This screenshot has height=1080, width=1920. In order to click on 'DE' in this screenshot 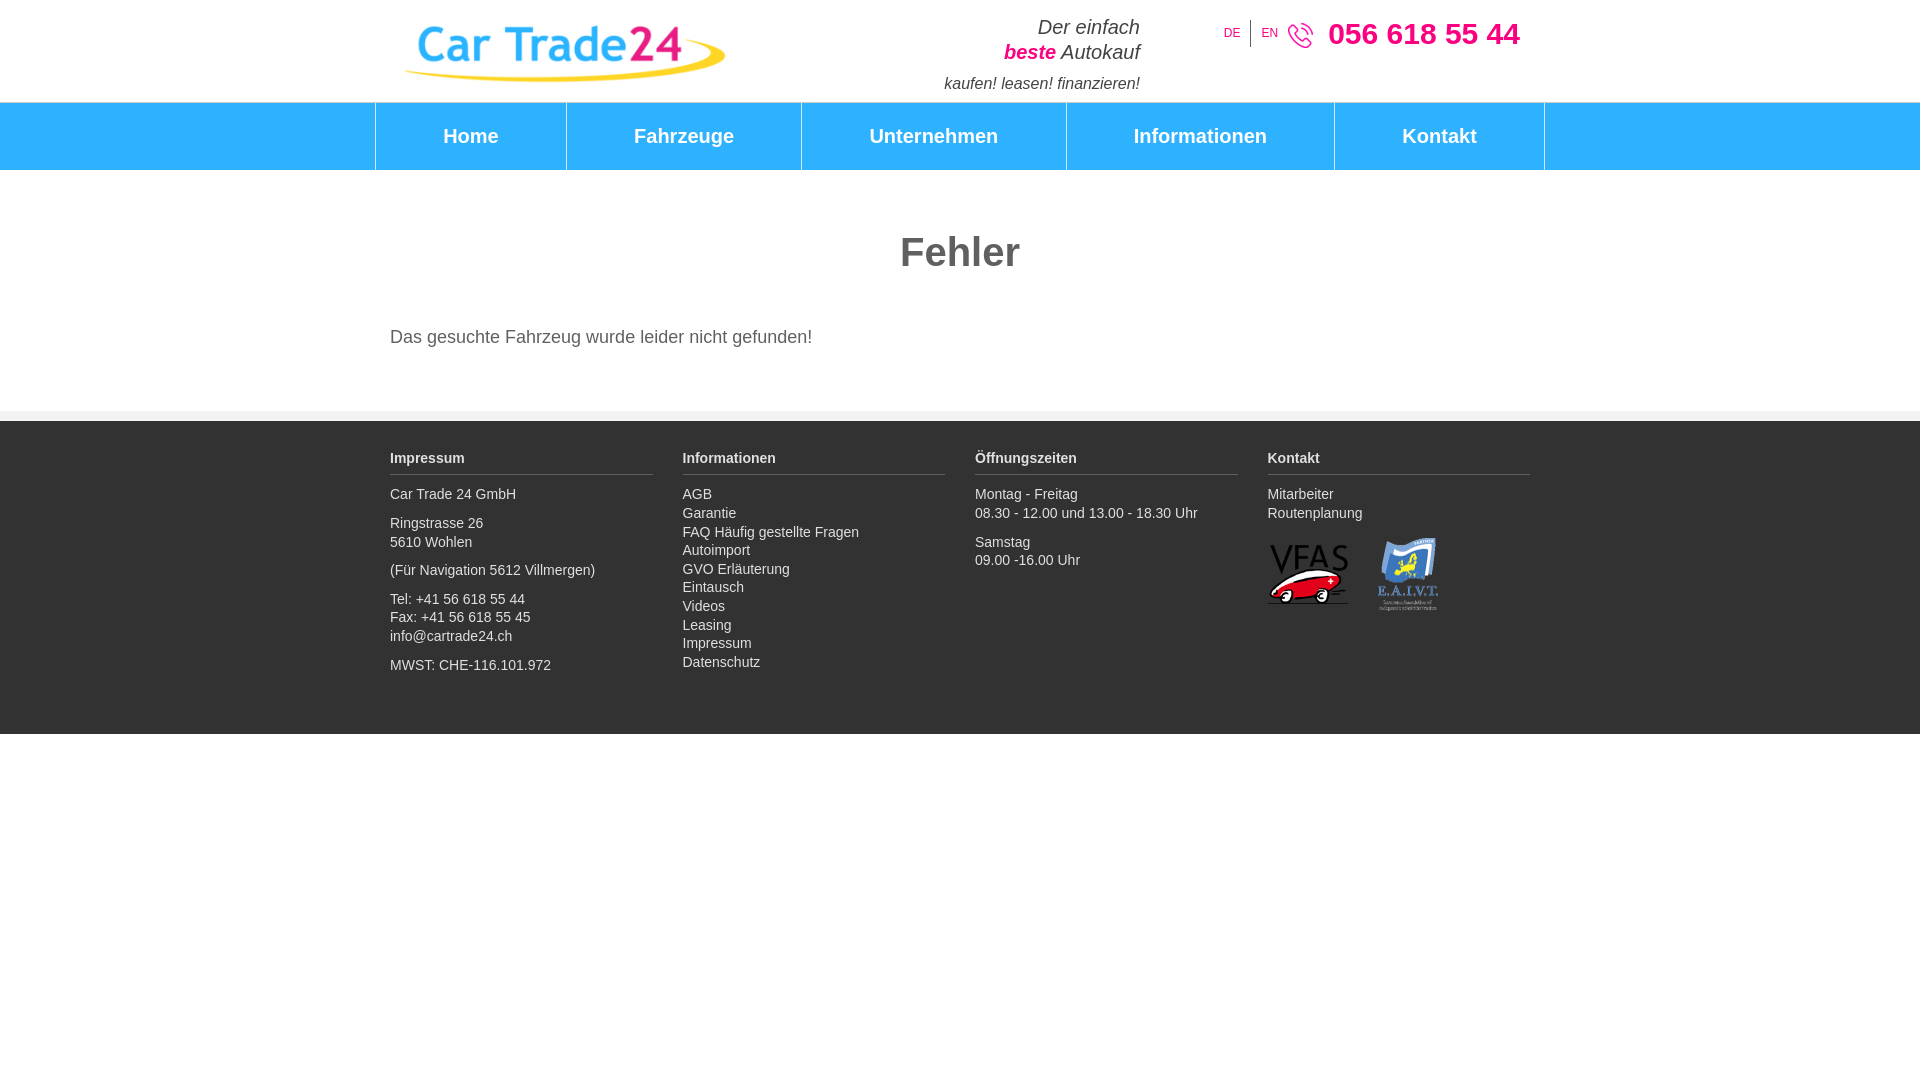, I will do `click(1223, 33)`.